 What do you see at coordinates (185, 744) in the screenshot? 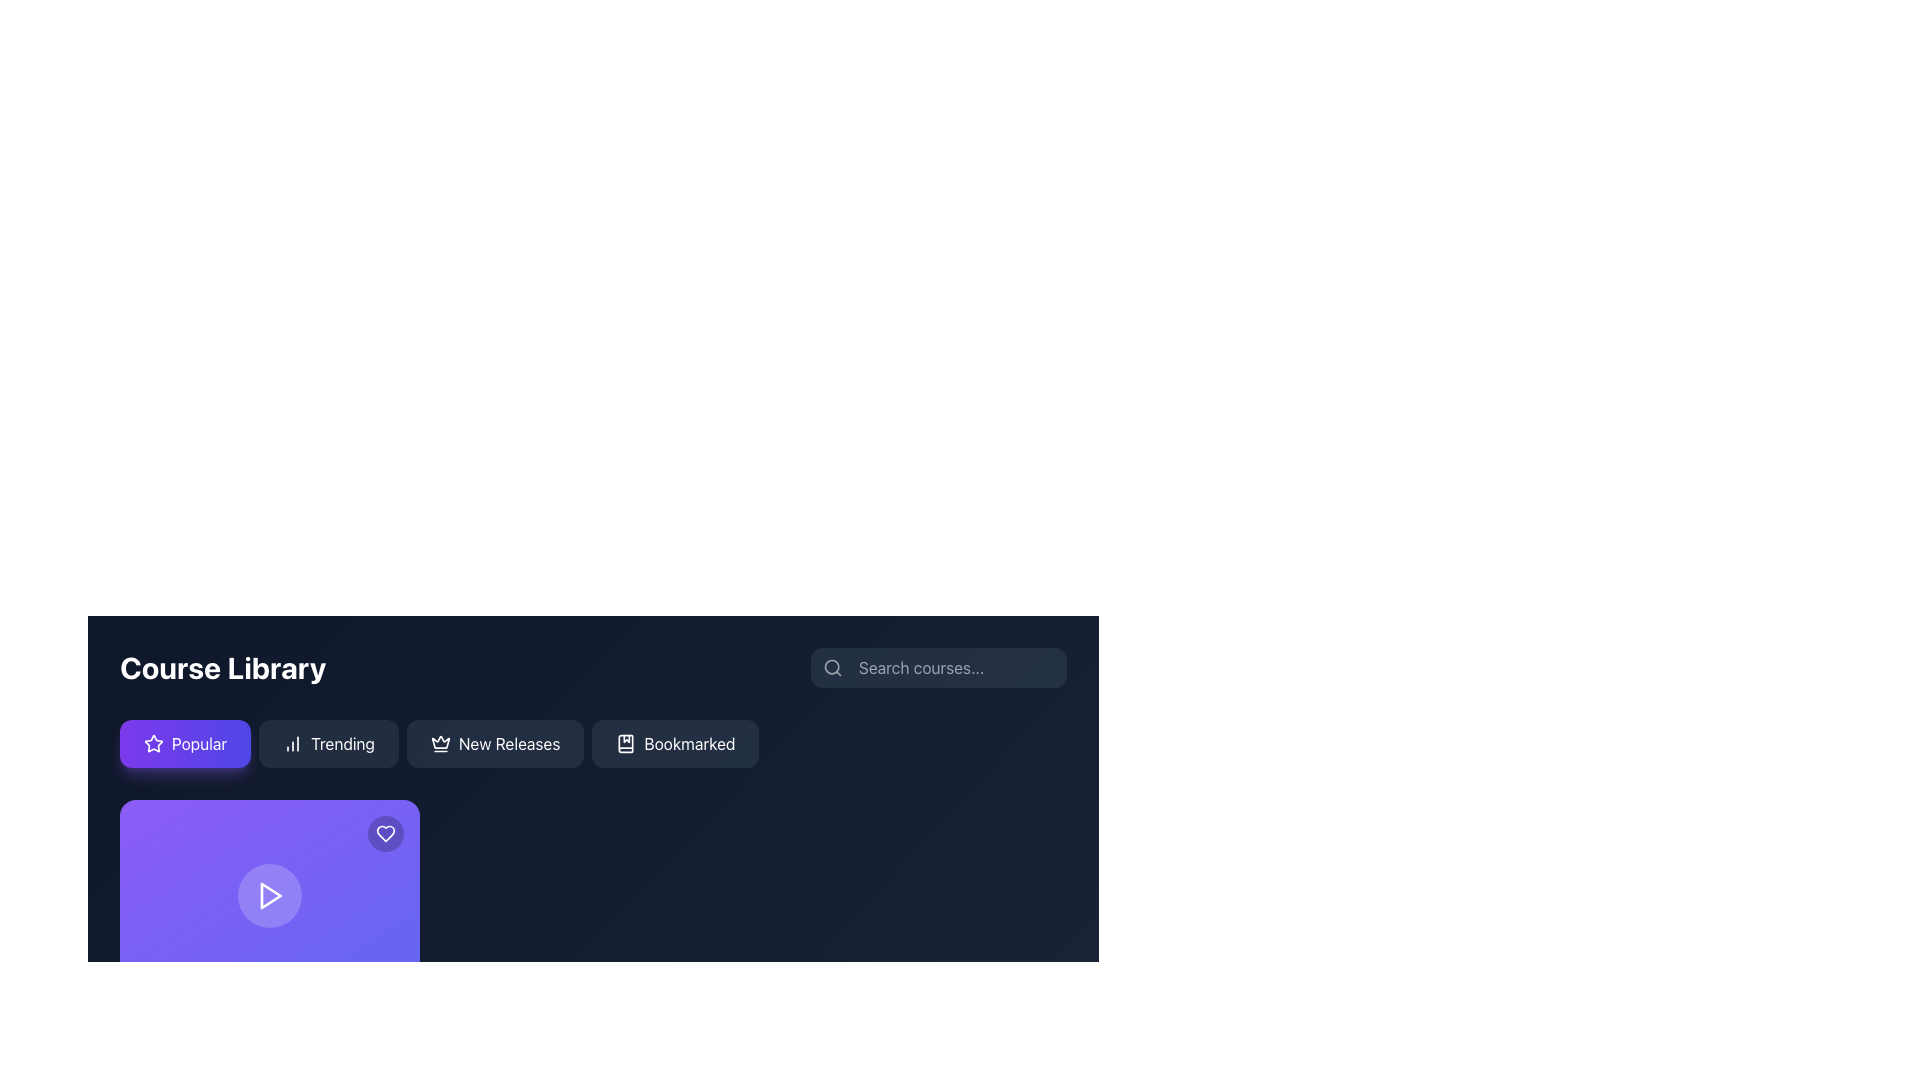
I see `the button labeled 'Popular' which is the first button in the row of four buttons in the 'Course Library' section` at bounding box center [185, 744].